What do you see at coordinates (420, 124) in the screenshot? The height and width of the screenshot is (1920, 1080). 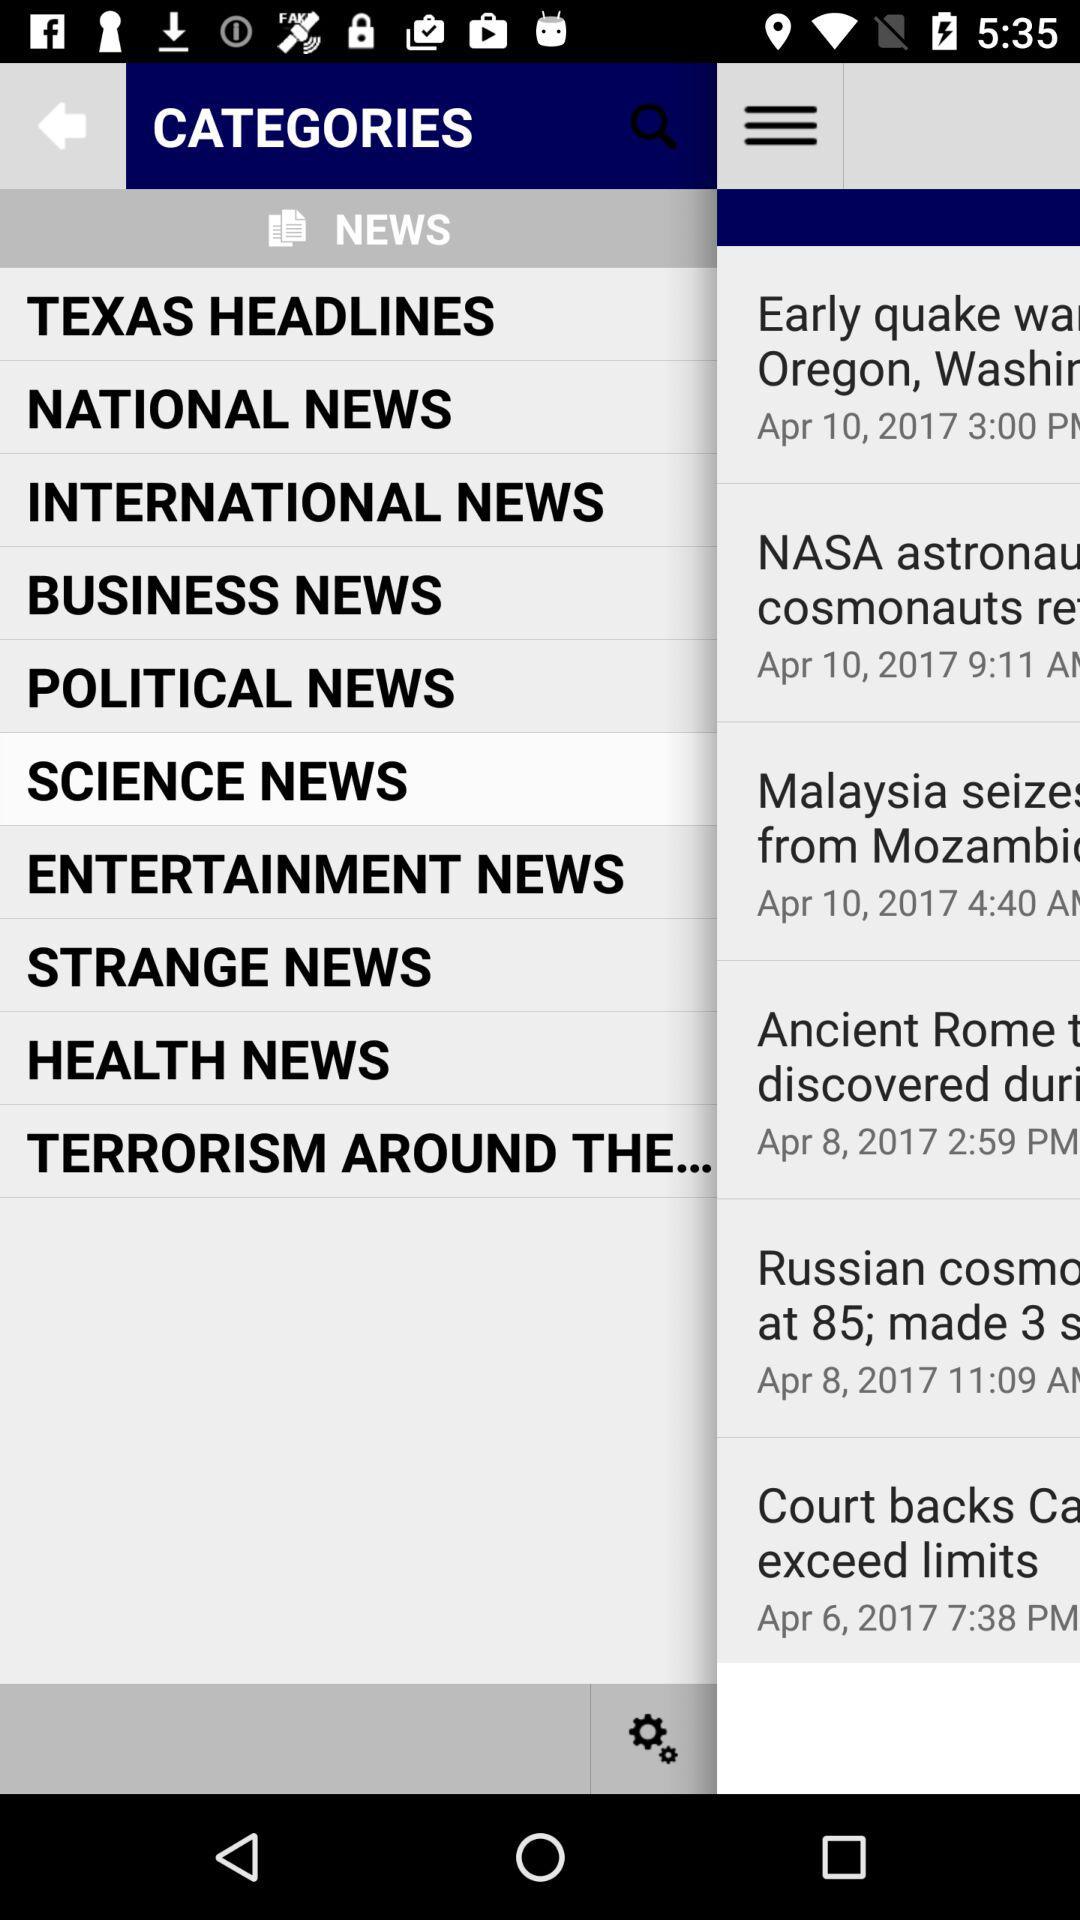 I see `categories` at bounding box center [420, 124].